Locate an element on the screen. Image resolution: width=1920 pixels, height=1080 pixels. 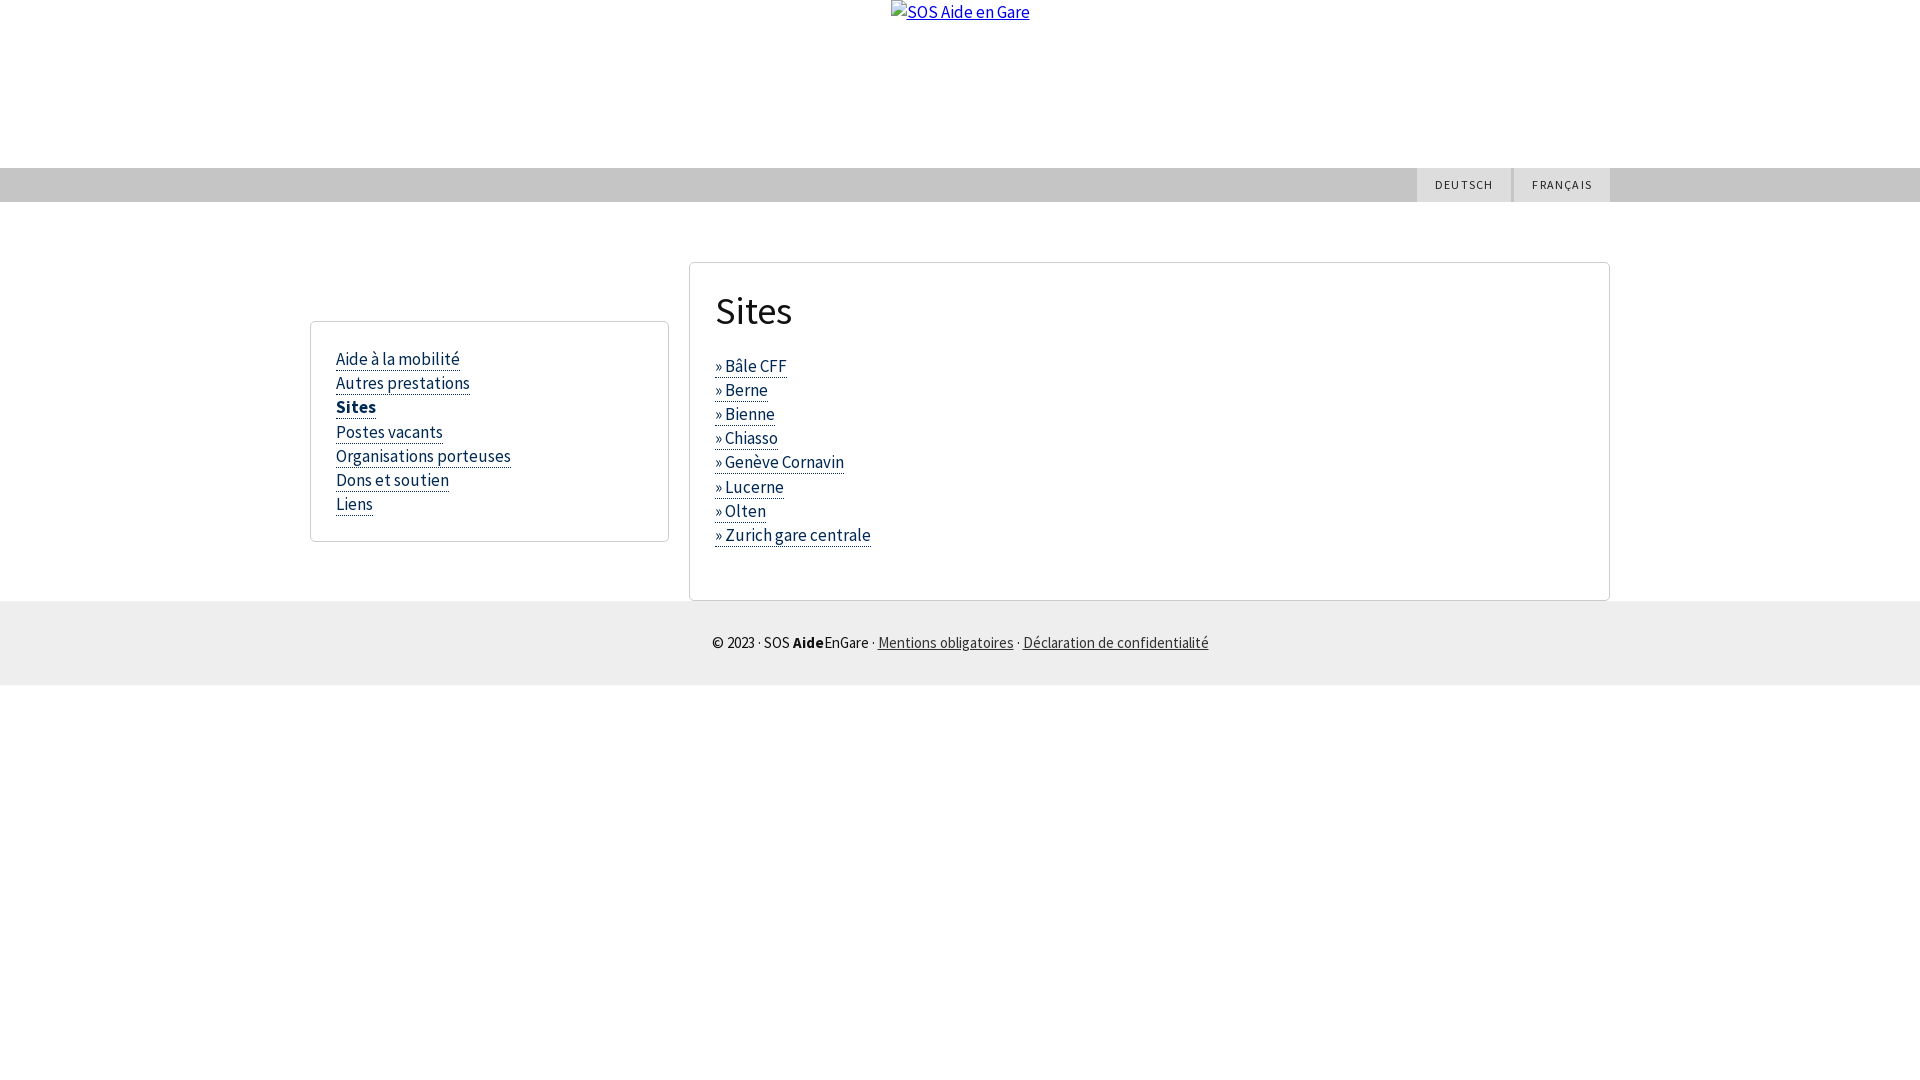
'Mentions obligatoires' is located at coordinates (944, 642).